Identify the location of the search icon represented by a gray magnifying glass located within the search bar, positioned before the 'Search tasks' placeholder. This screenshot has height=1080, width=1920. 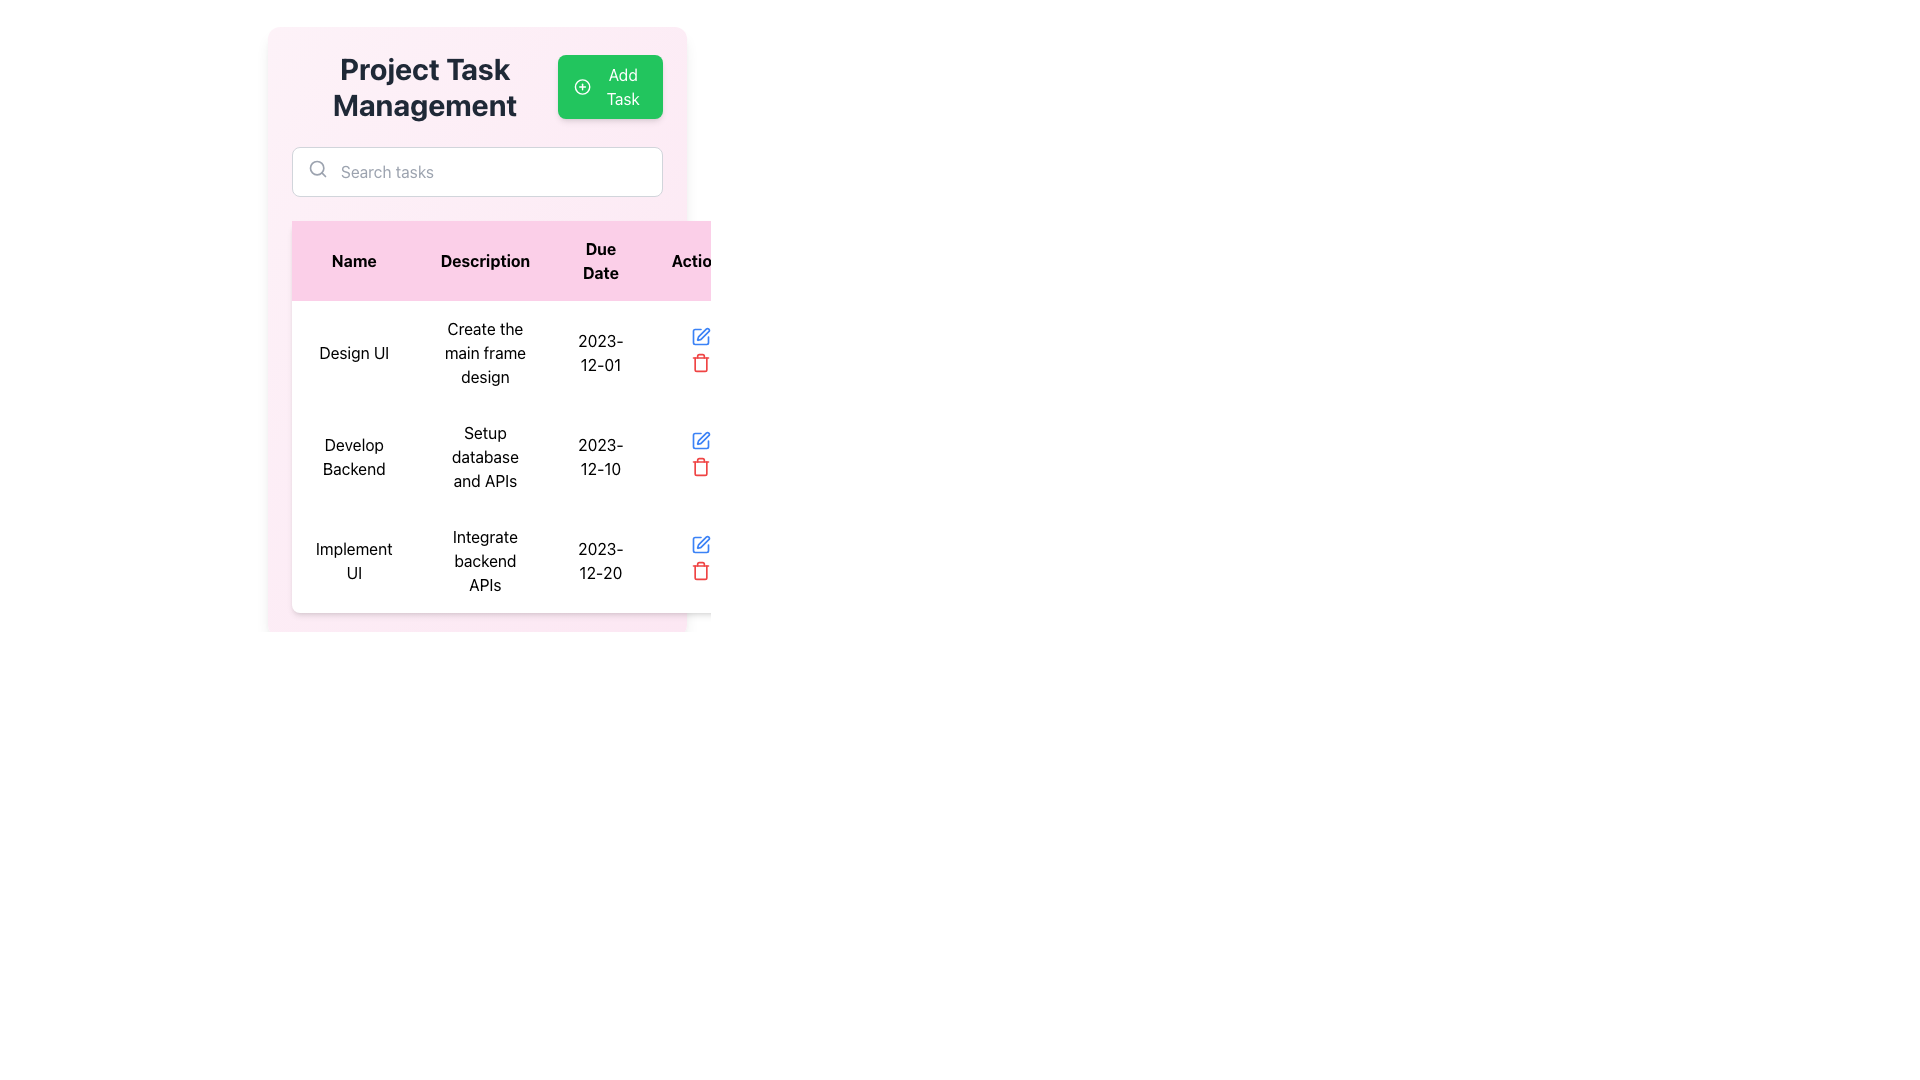
(316, 168).